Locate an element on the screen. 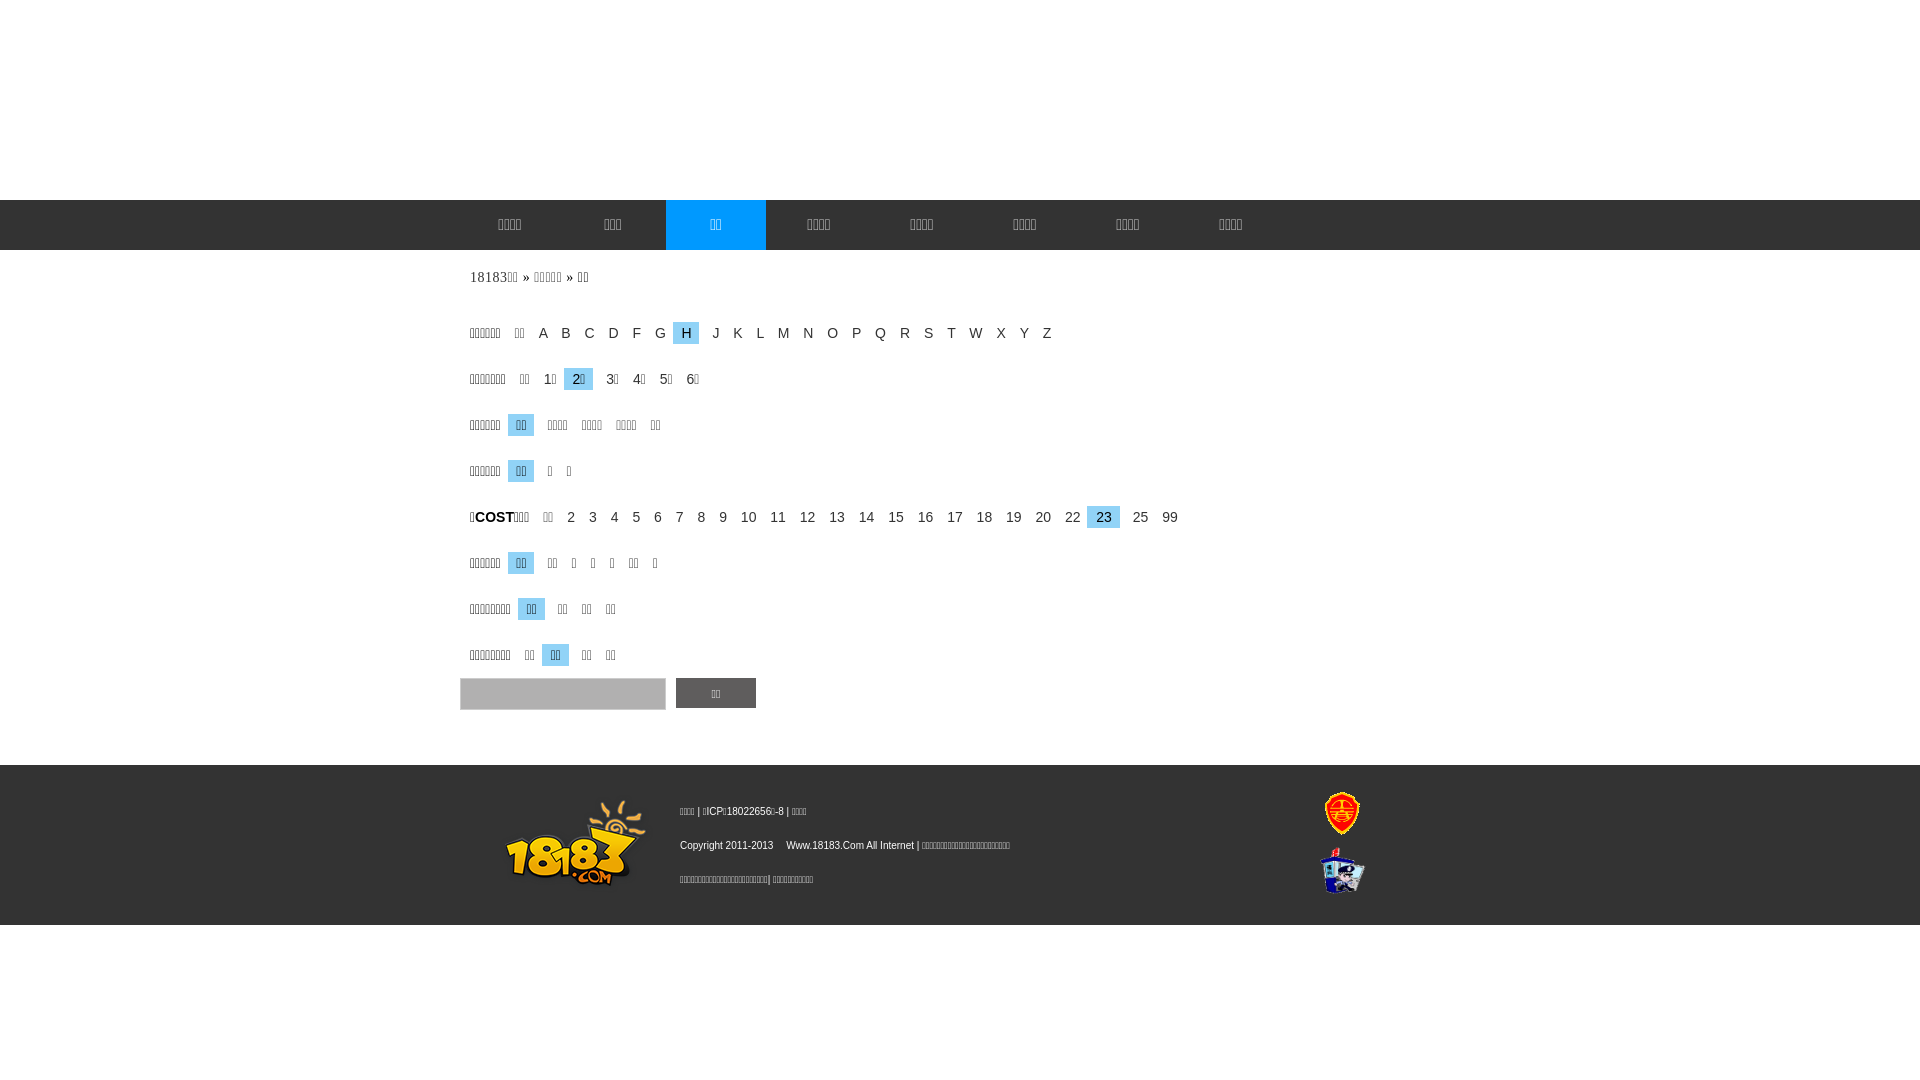  '19' is located at coordinates (1008, 515).